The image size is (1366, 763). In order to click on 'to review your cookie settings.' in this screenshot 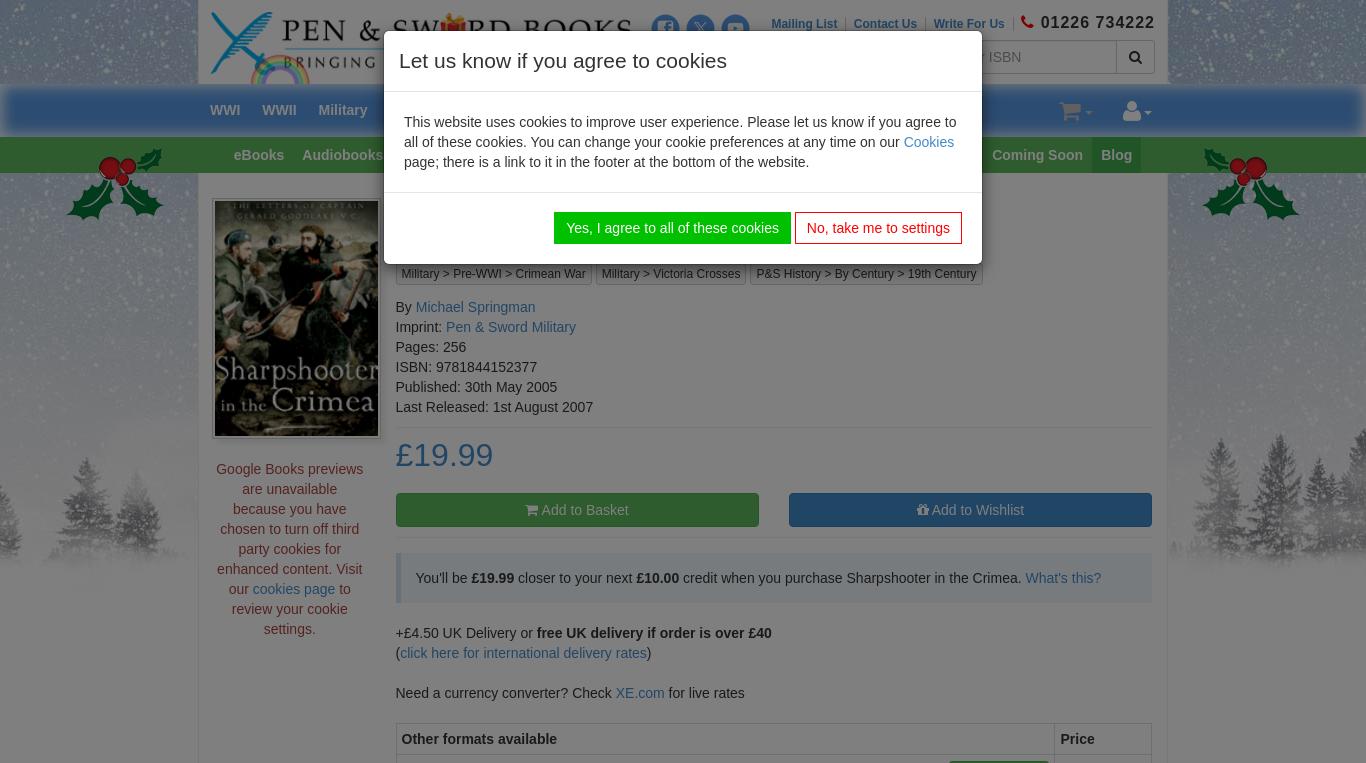, I will do `click(290, 609)`.